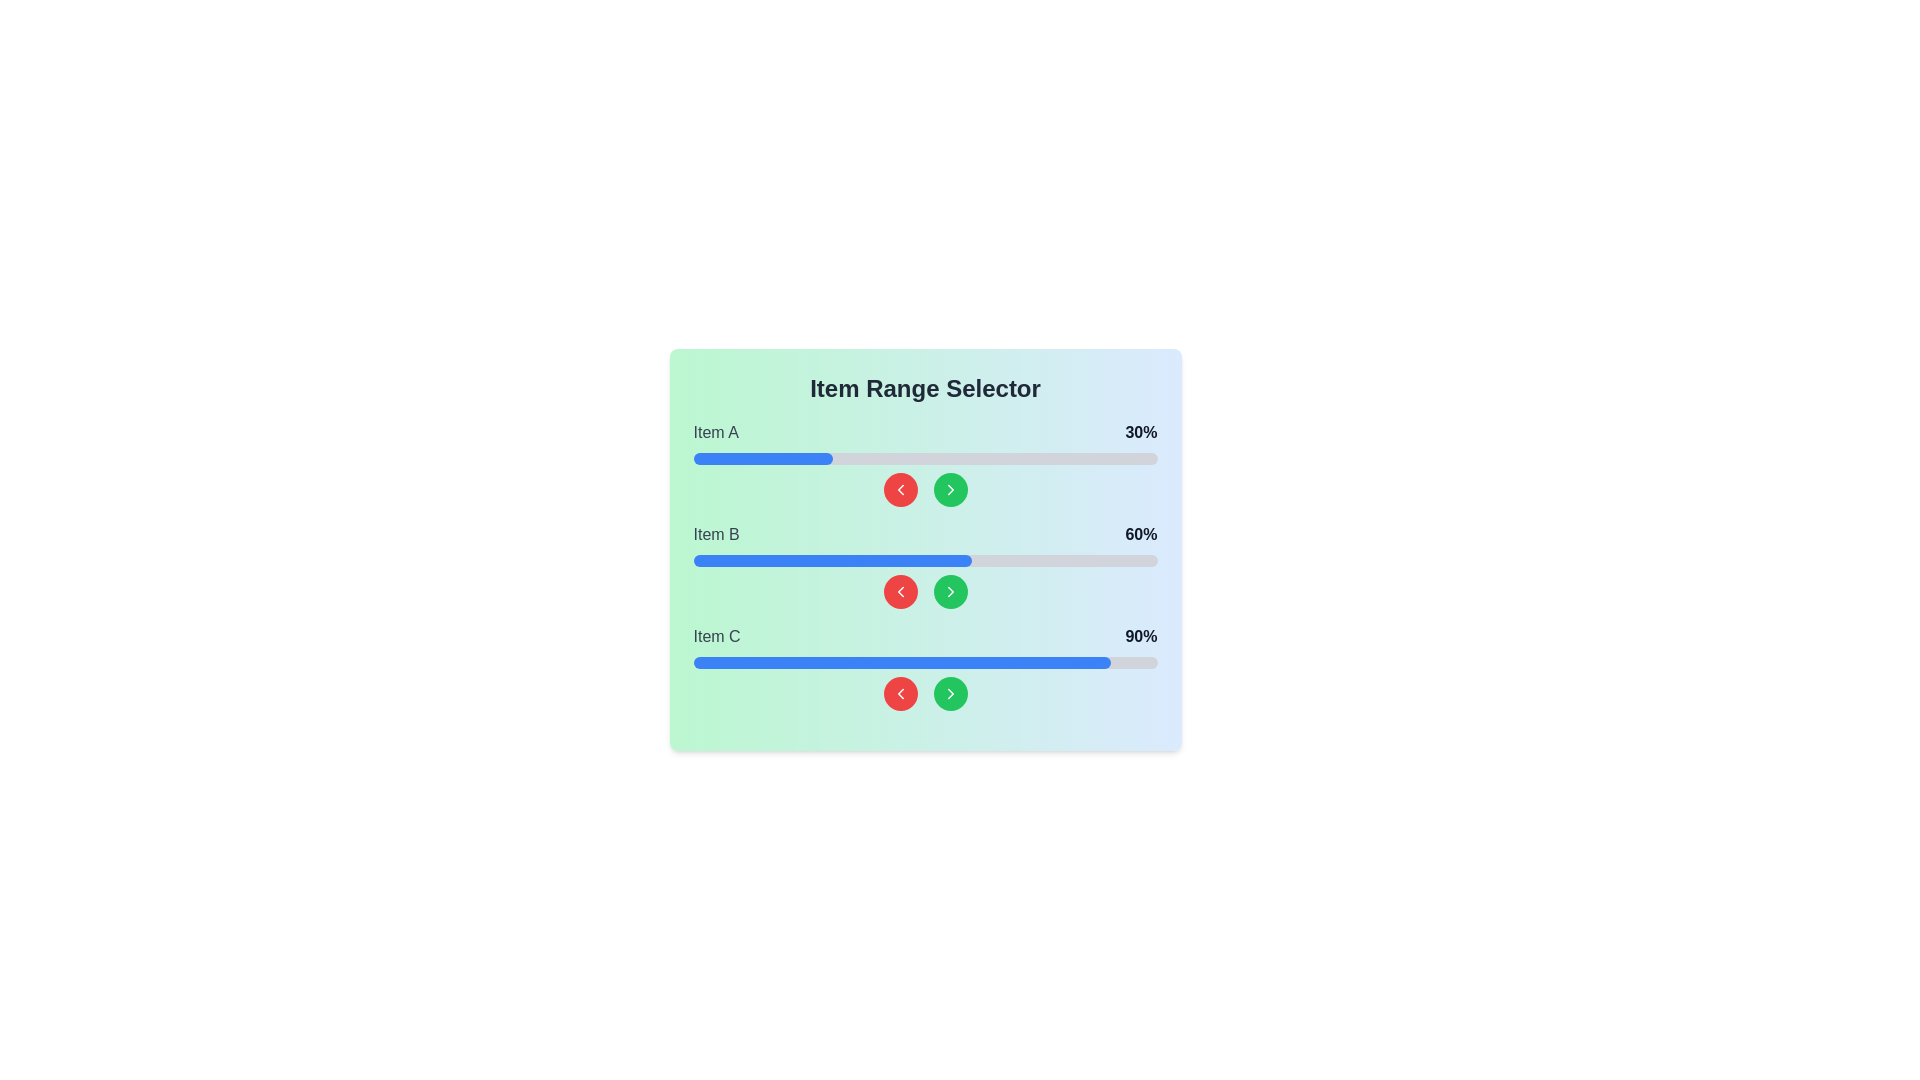 The width and height of the screenshot is (1920, 1080). Describe the element at coordinates (899, 693) in the screenshot. I see `the left-facing chevron arrow button styled with a red circular background` at that location.